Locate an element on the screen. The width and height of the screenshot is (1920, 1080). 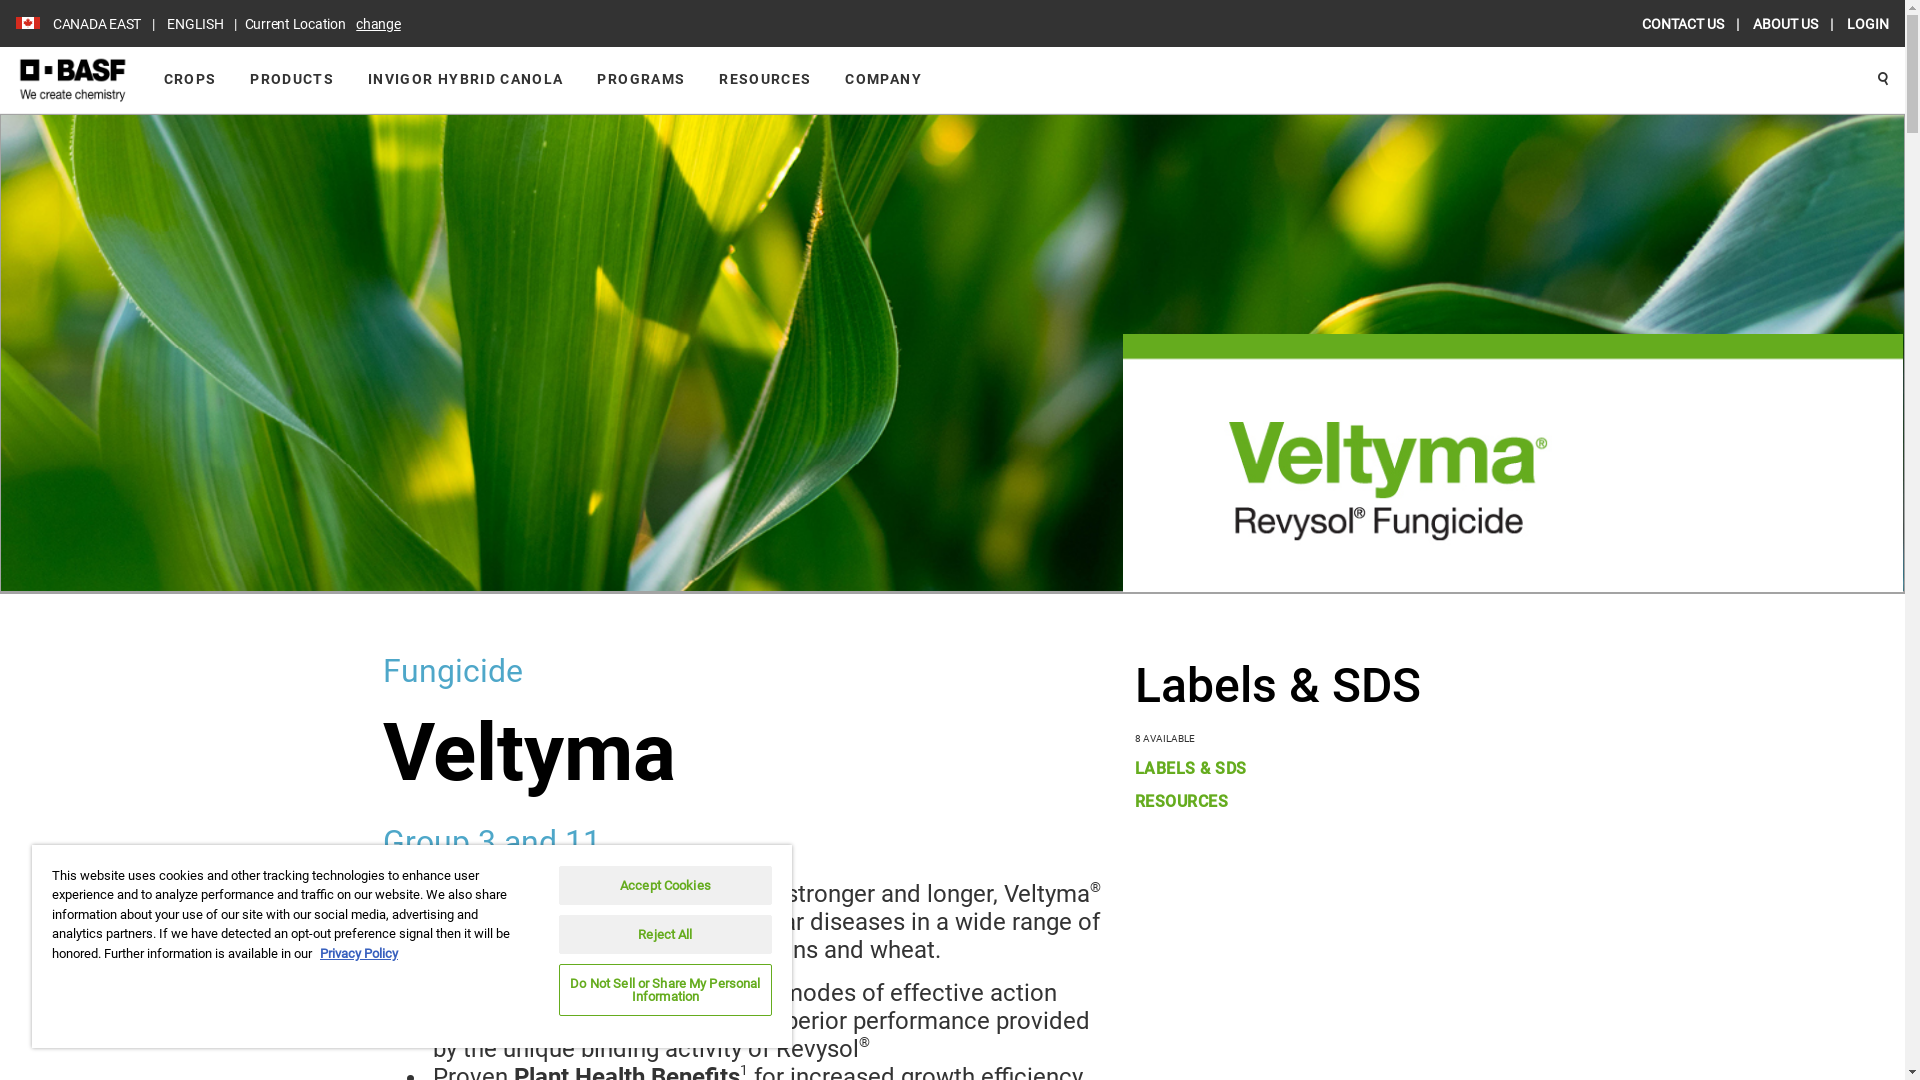
'Accept Cookies' is located at coordinates (665, 884).